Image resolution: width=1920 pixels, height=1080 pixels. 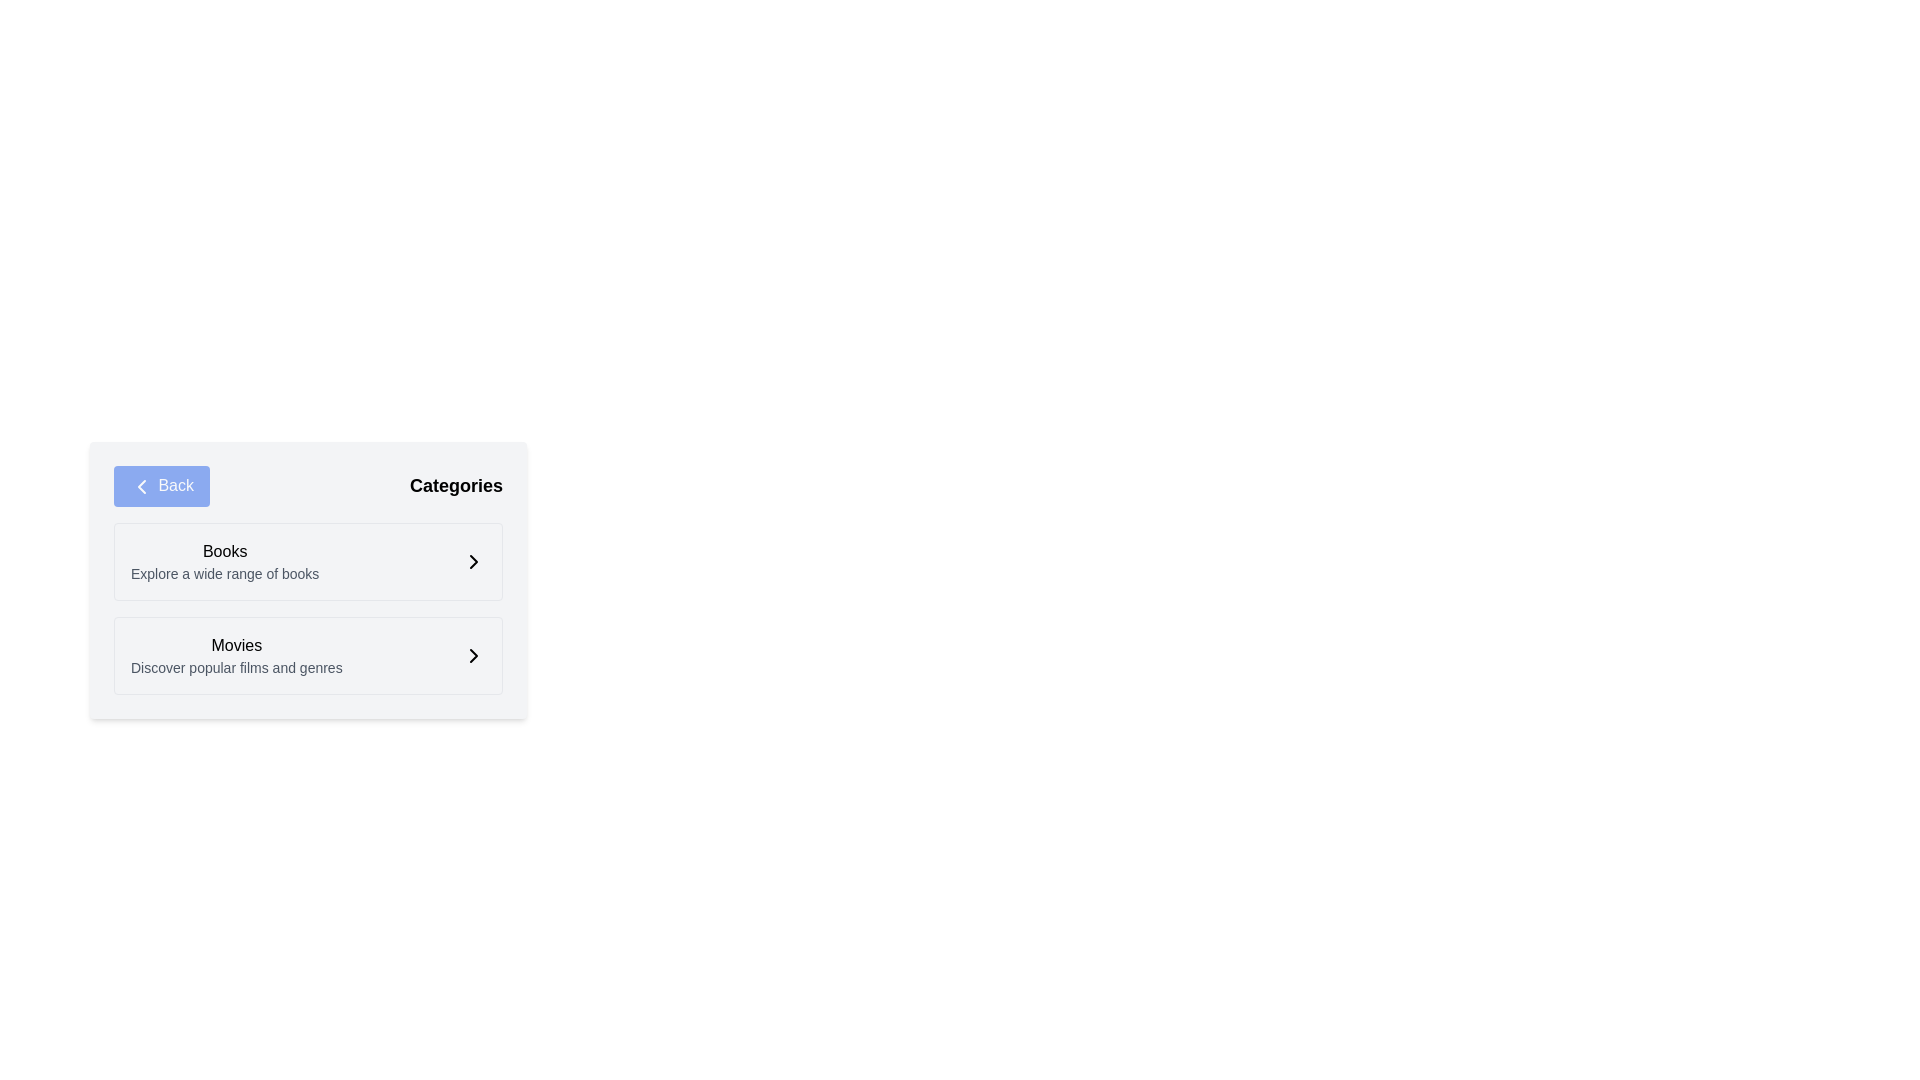 What do you see at coordinates (236, 655) in the screenshot?
I see `the Movies category item located under the 'Categories' section, which is the second item in the list and positioned directly below the 'Books' item` at bounding box center [236, 655].